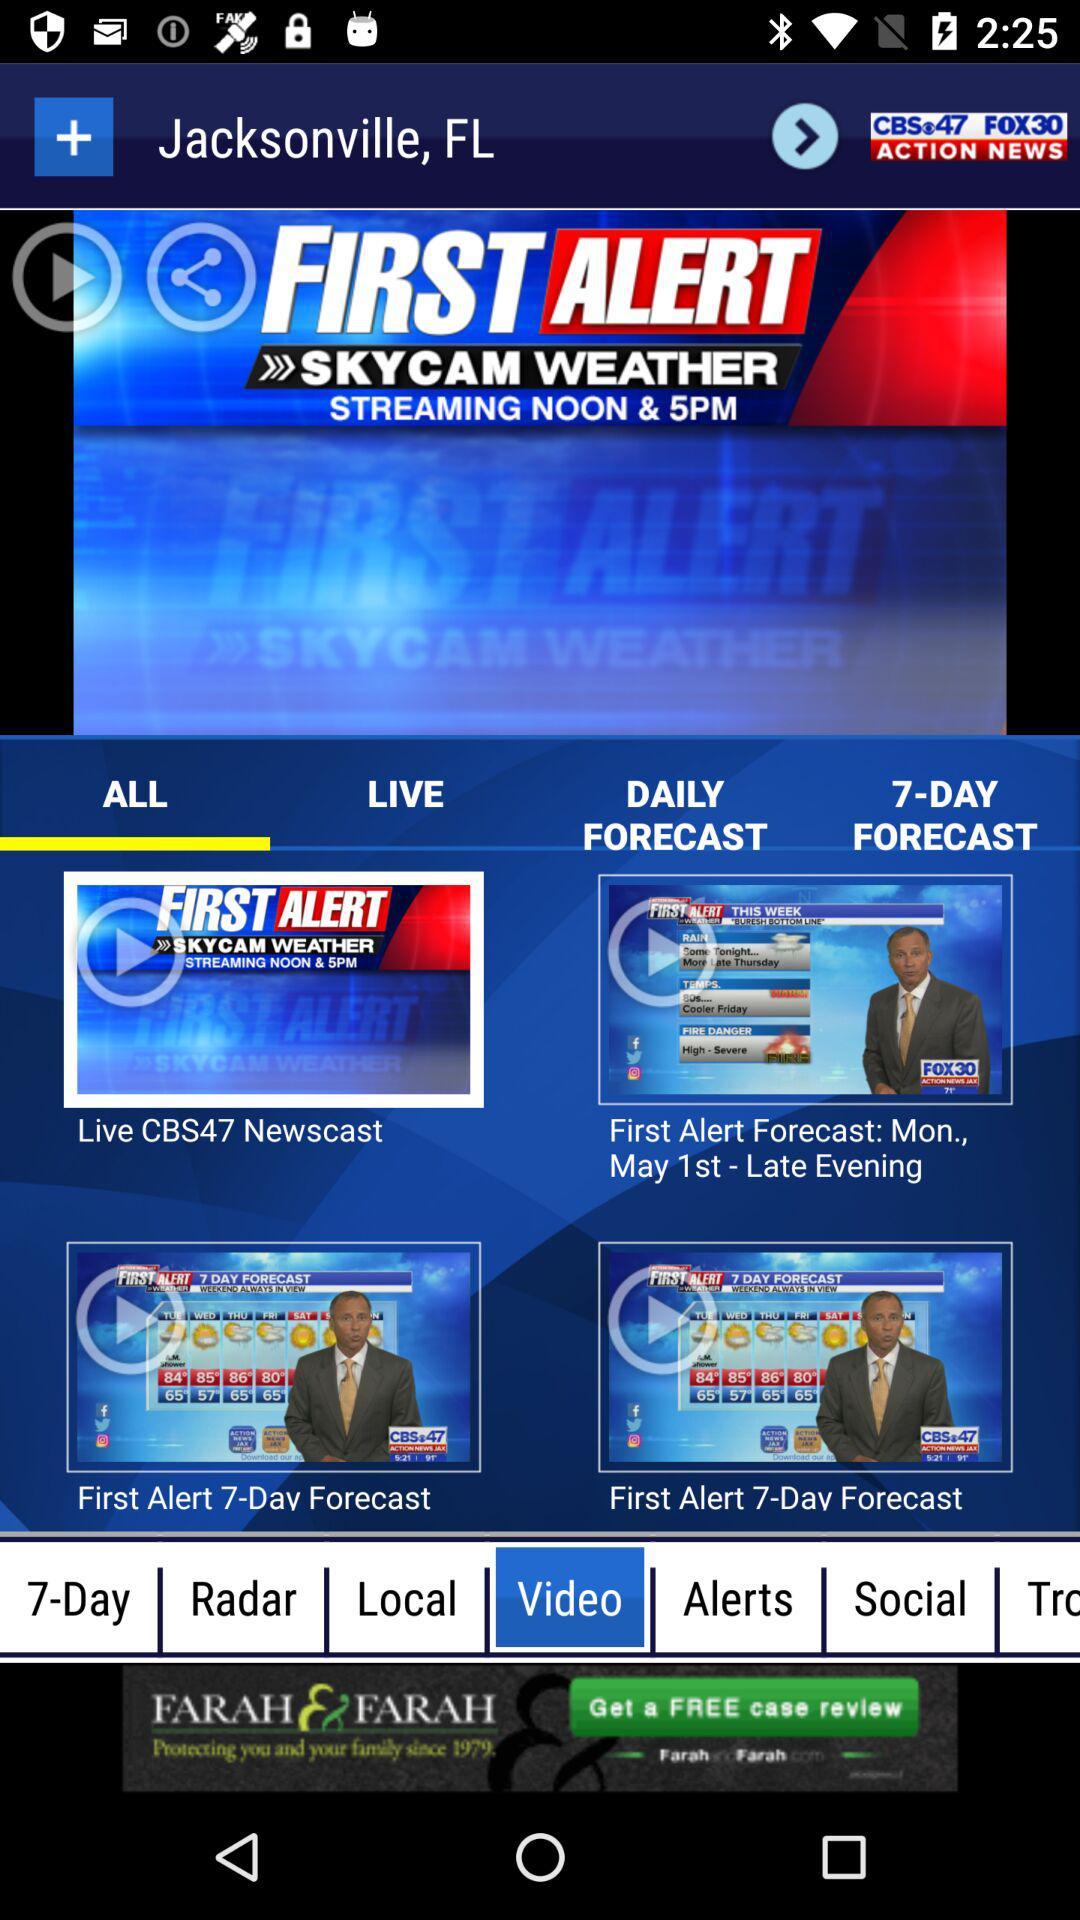 The width and height of the screenshot is (1080, 1920). Describe the element at coordinates (804, 135) in the screenshot. I see `go forward` at that location.